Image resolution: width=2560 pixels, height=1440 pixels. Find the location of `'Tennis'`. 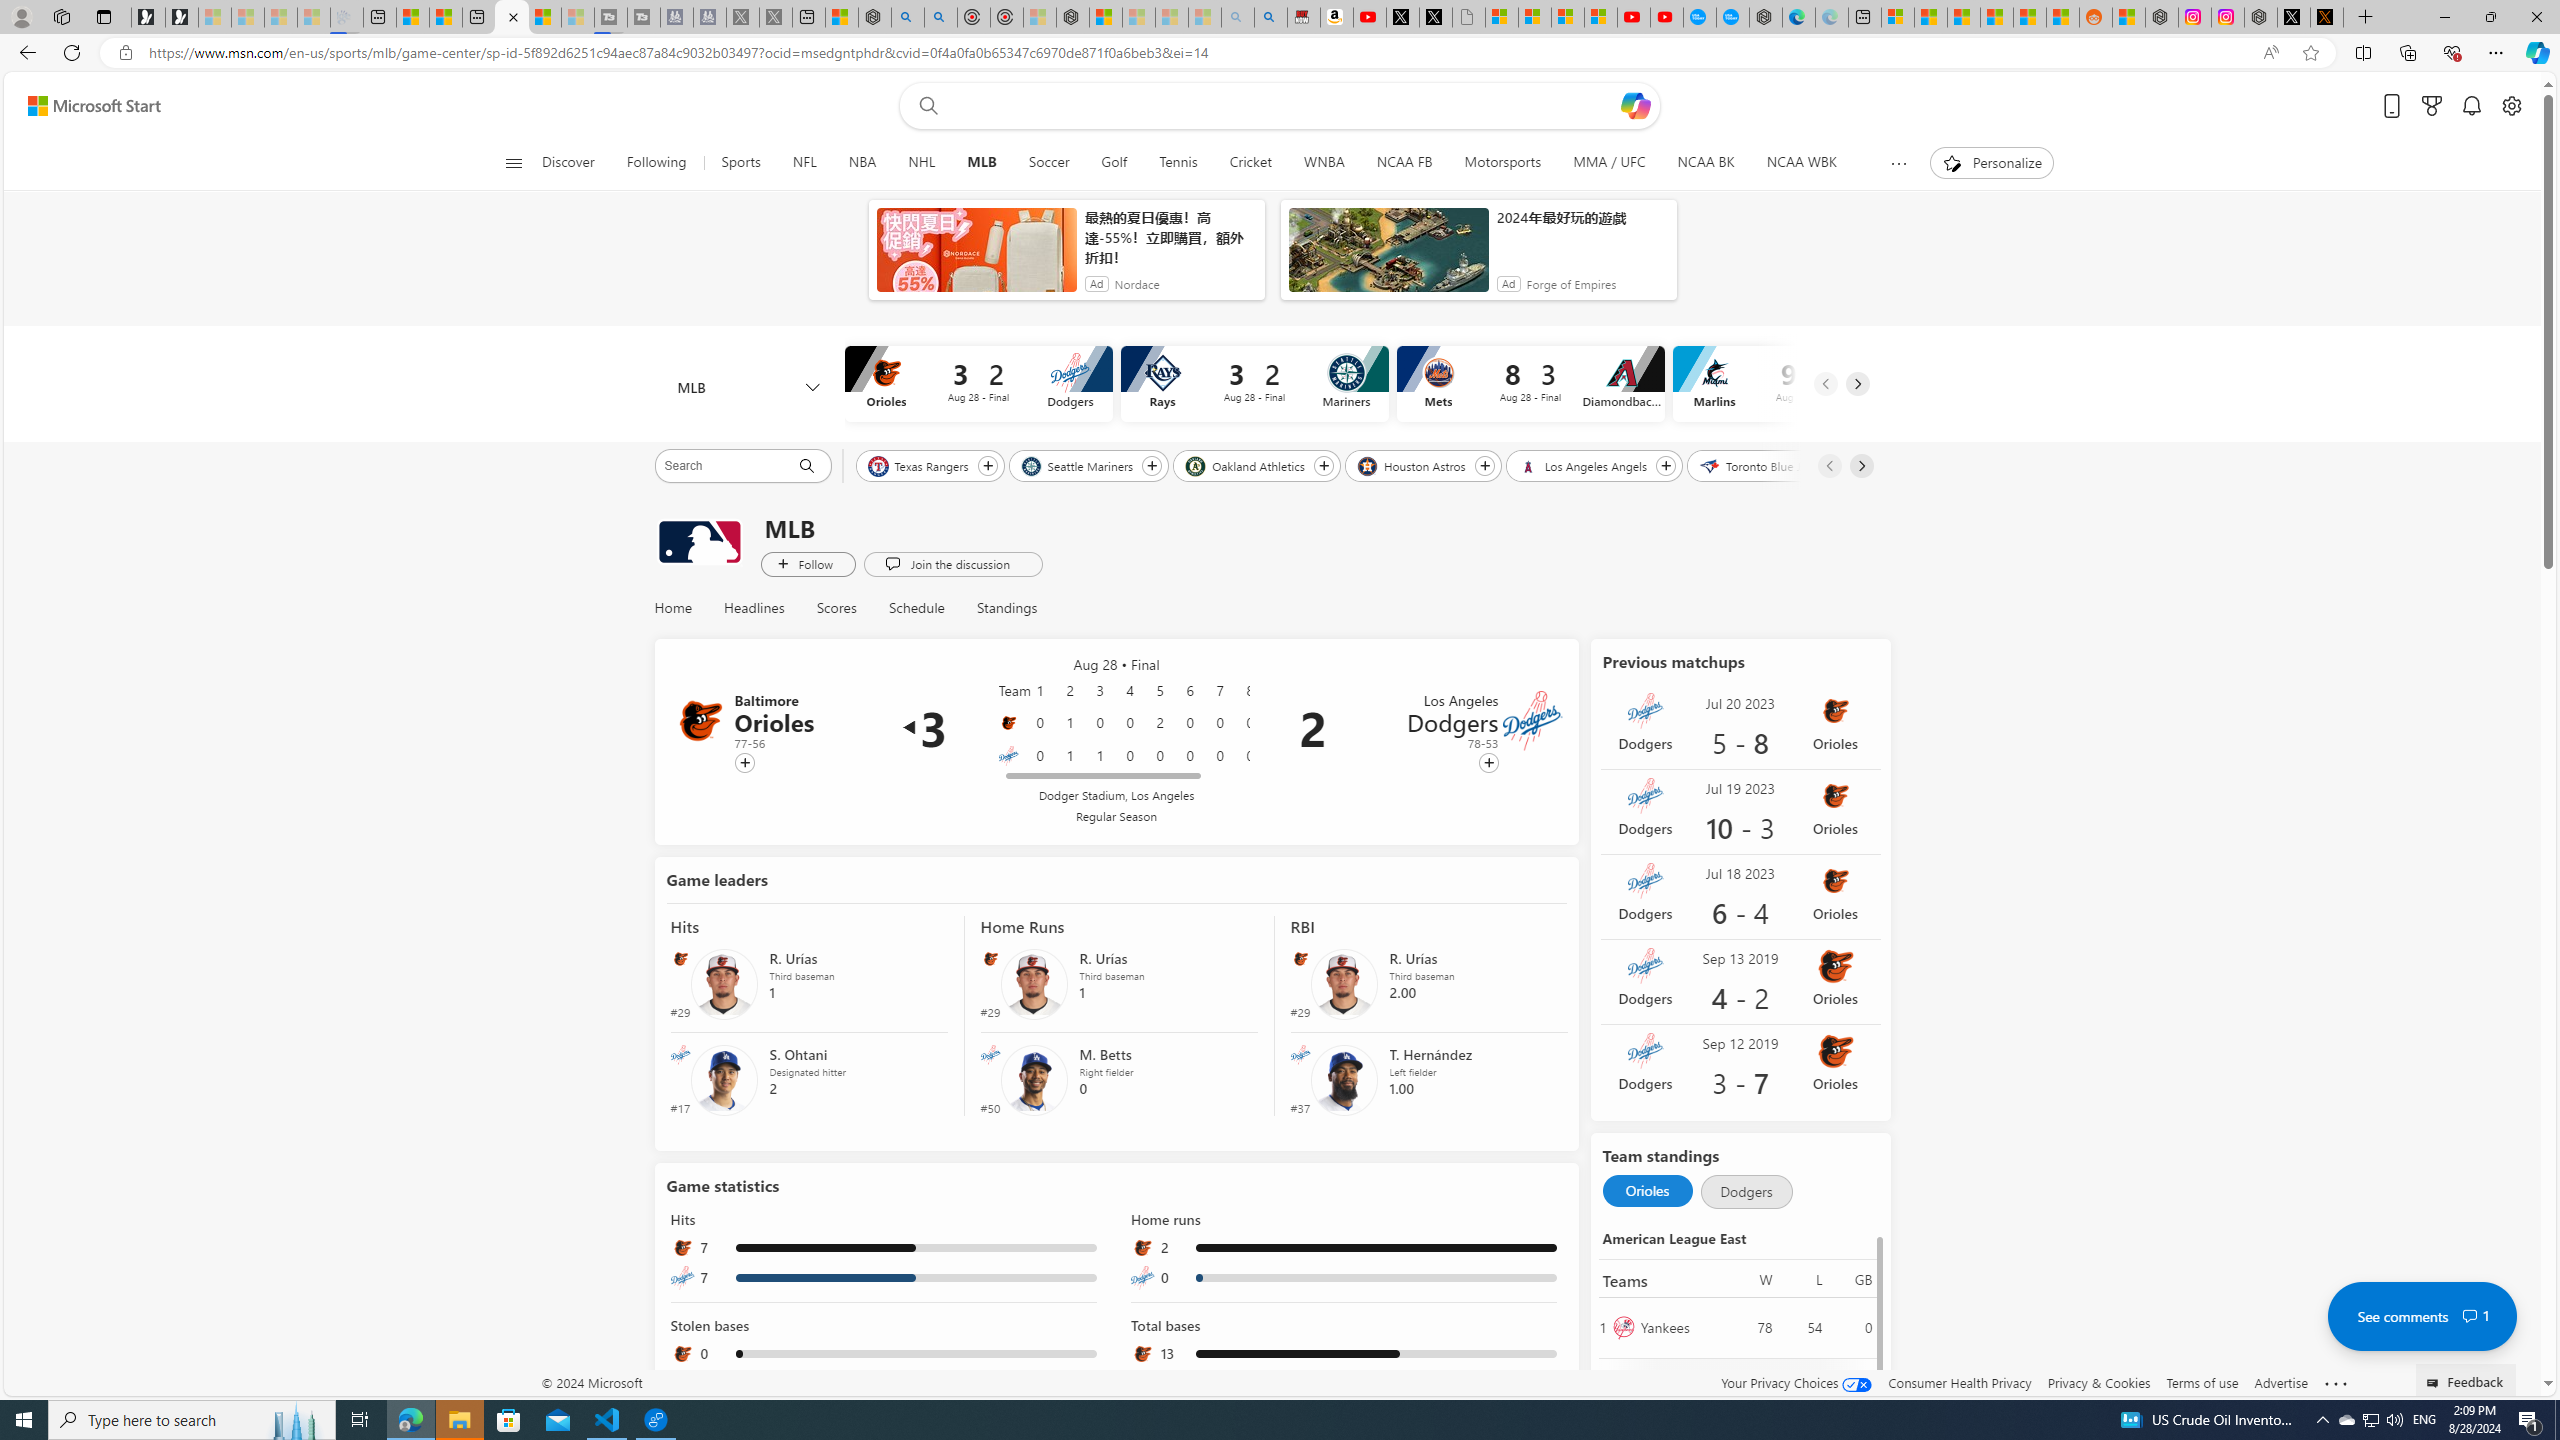

'Tennis' is located at coordinates (1177, 162).